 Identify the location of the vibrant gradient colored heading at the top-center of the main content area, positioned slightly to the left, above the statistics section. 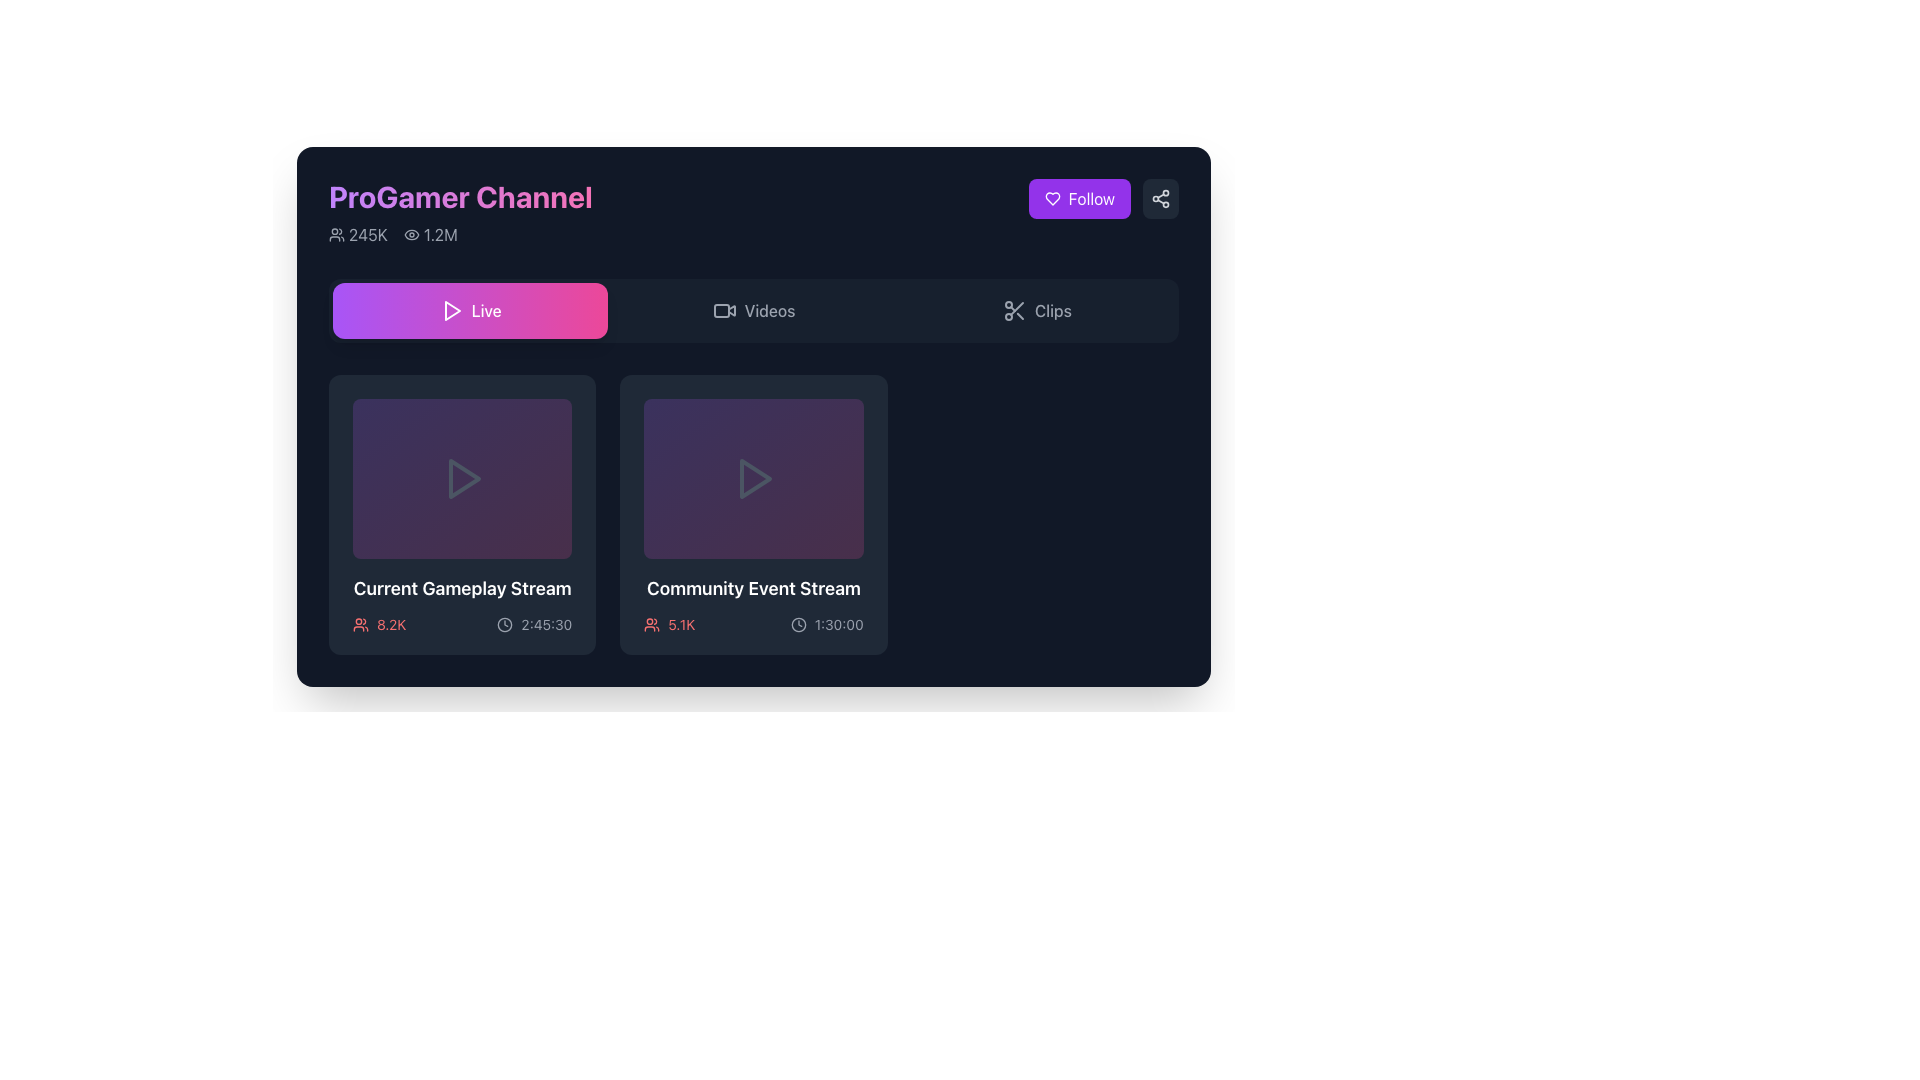
(459, 212).